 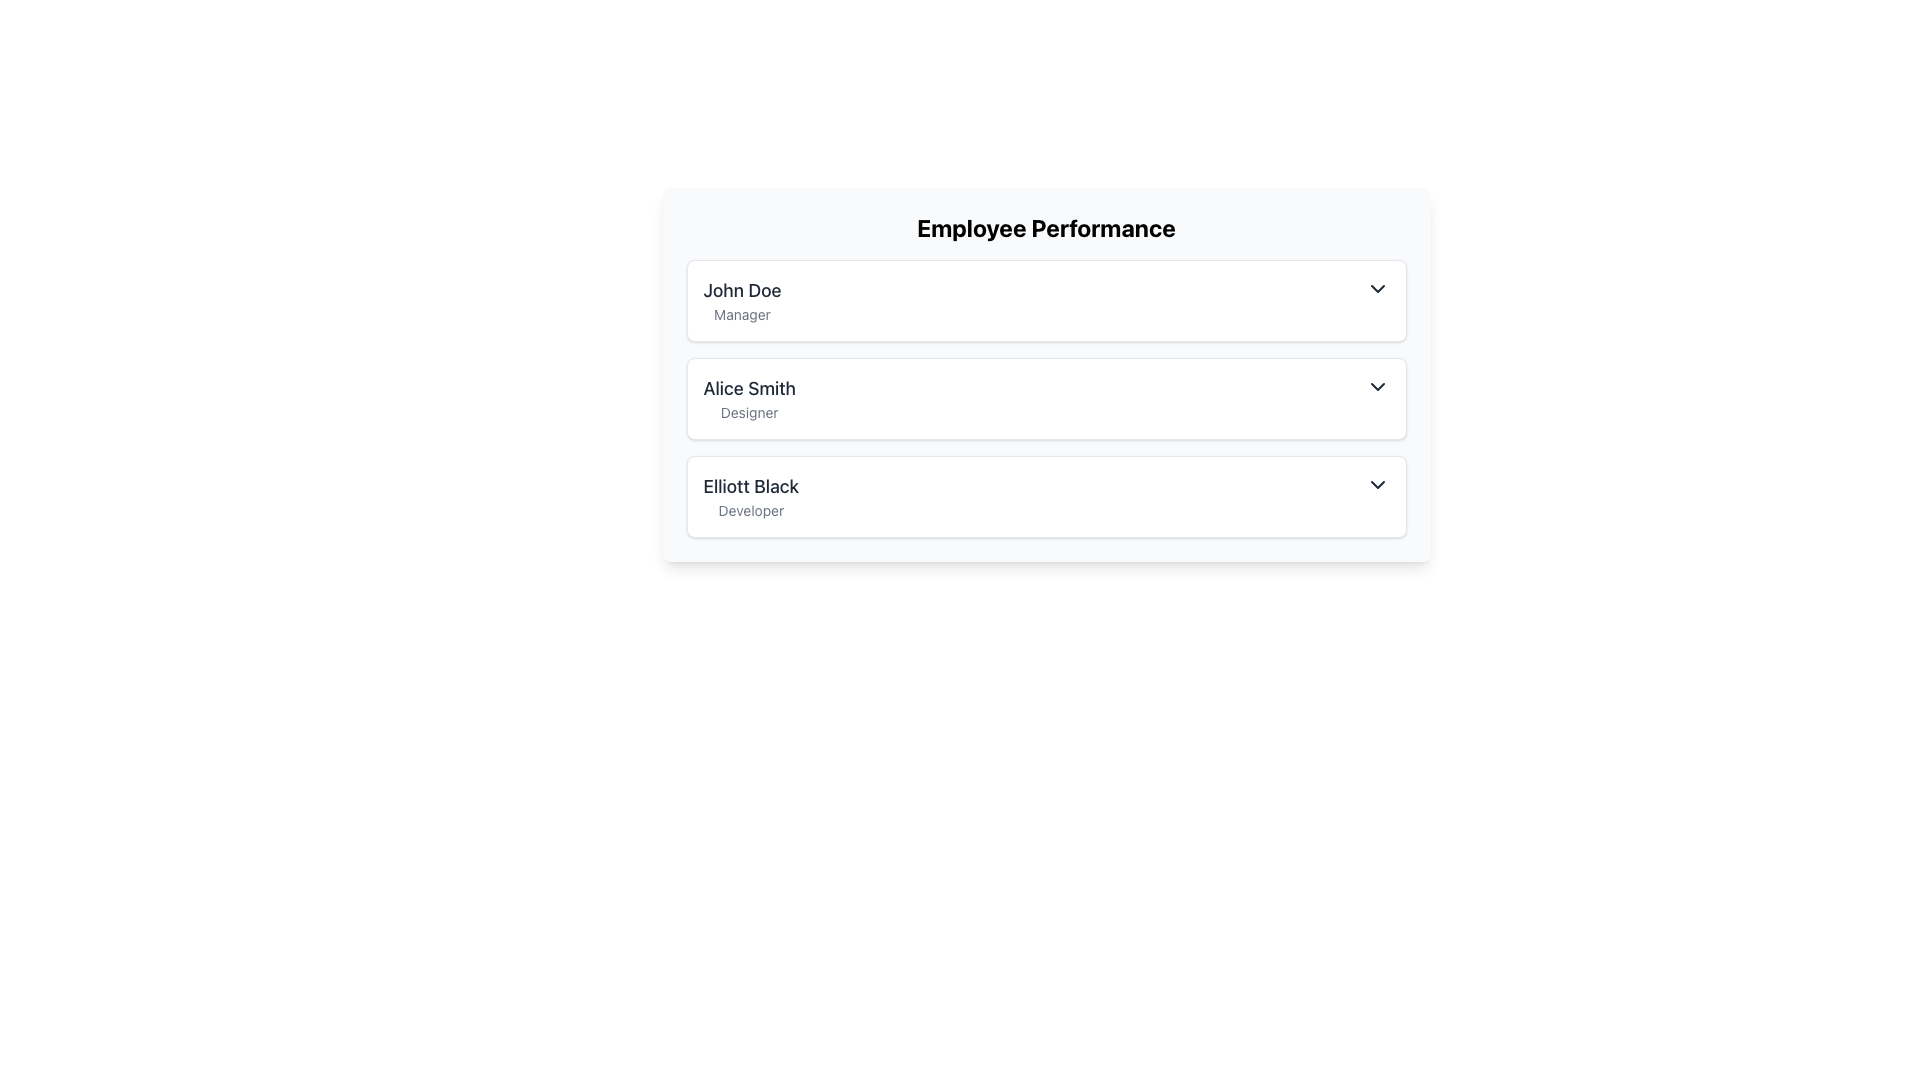 What do you see at coordinates (750, 496) in the screenshot?
I see `employee's name and job title displayed in the text content, which is the third item in the vertically stacked list inside the 'Employee Performance' card` at bounding box center [750, 496].